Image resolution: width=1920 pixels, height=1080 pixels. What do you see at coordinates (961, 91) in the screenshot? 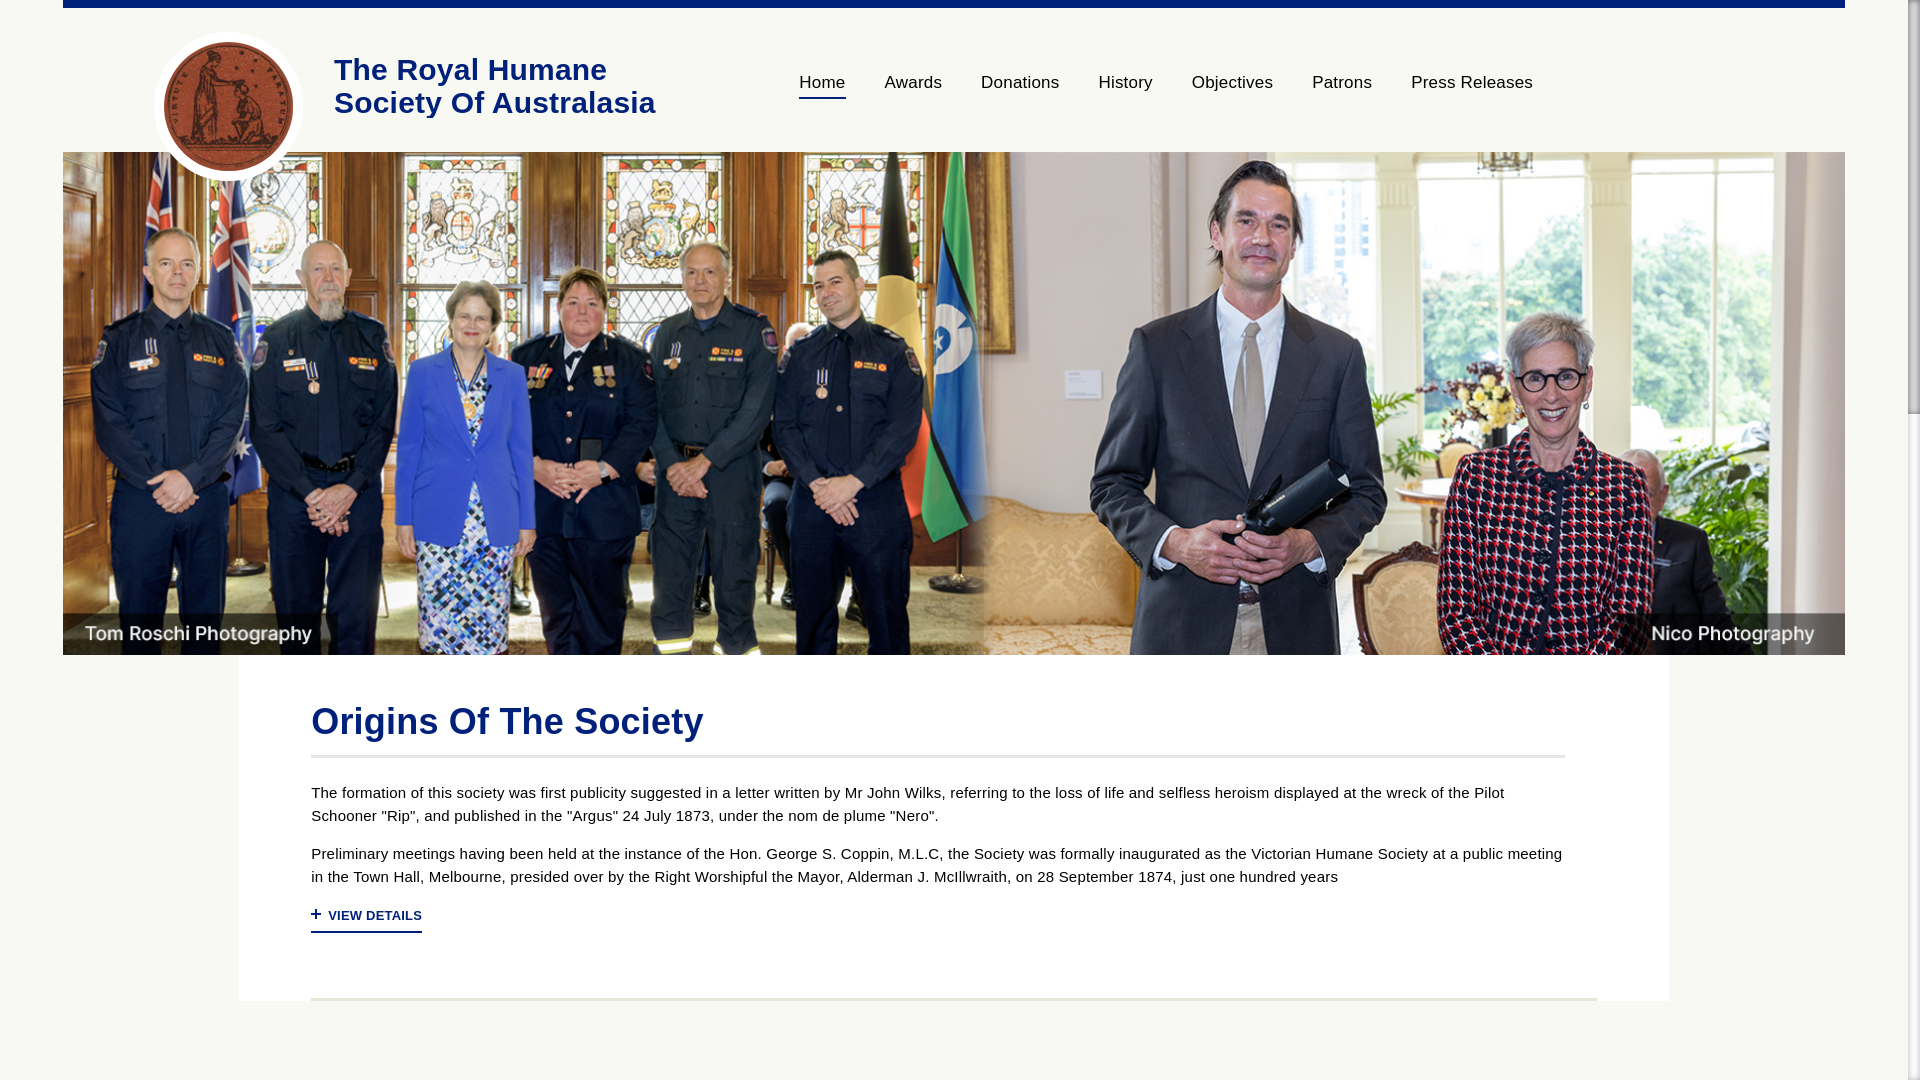
I see `'Donations'` at bounding box center [961, 91].